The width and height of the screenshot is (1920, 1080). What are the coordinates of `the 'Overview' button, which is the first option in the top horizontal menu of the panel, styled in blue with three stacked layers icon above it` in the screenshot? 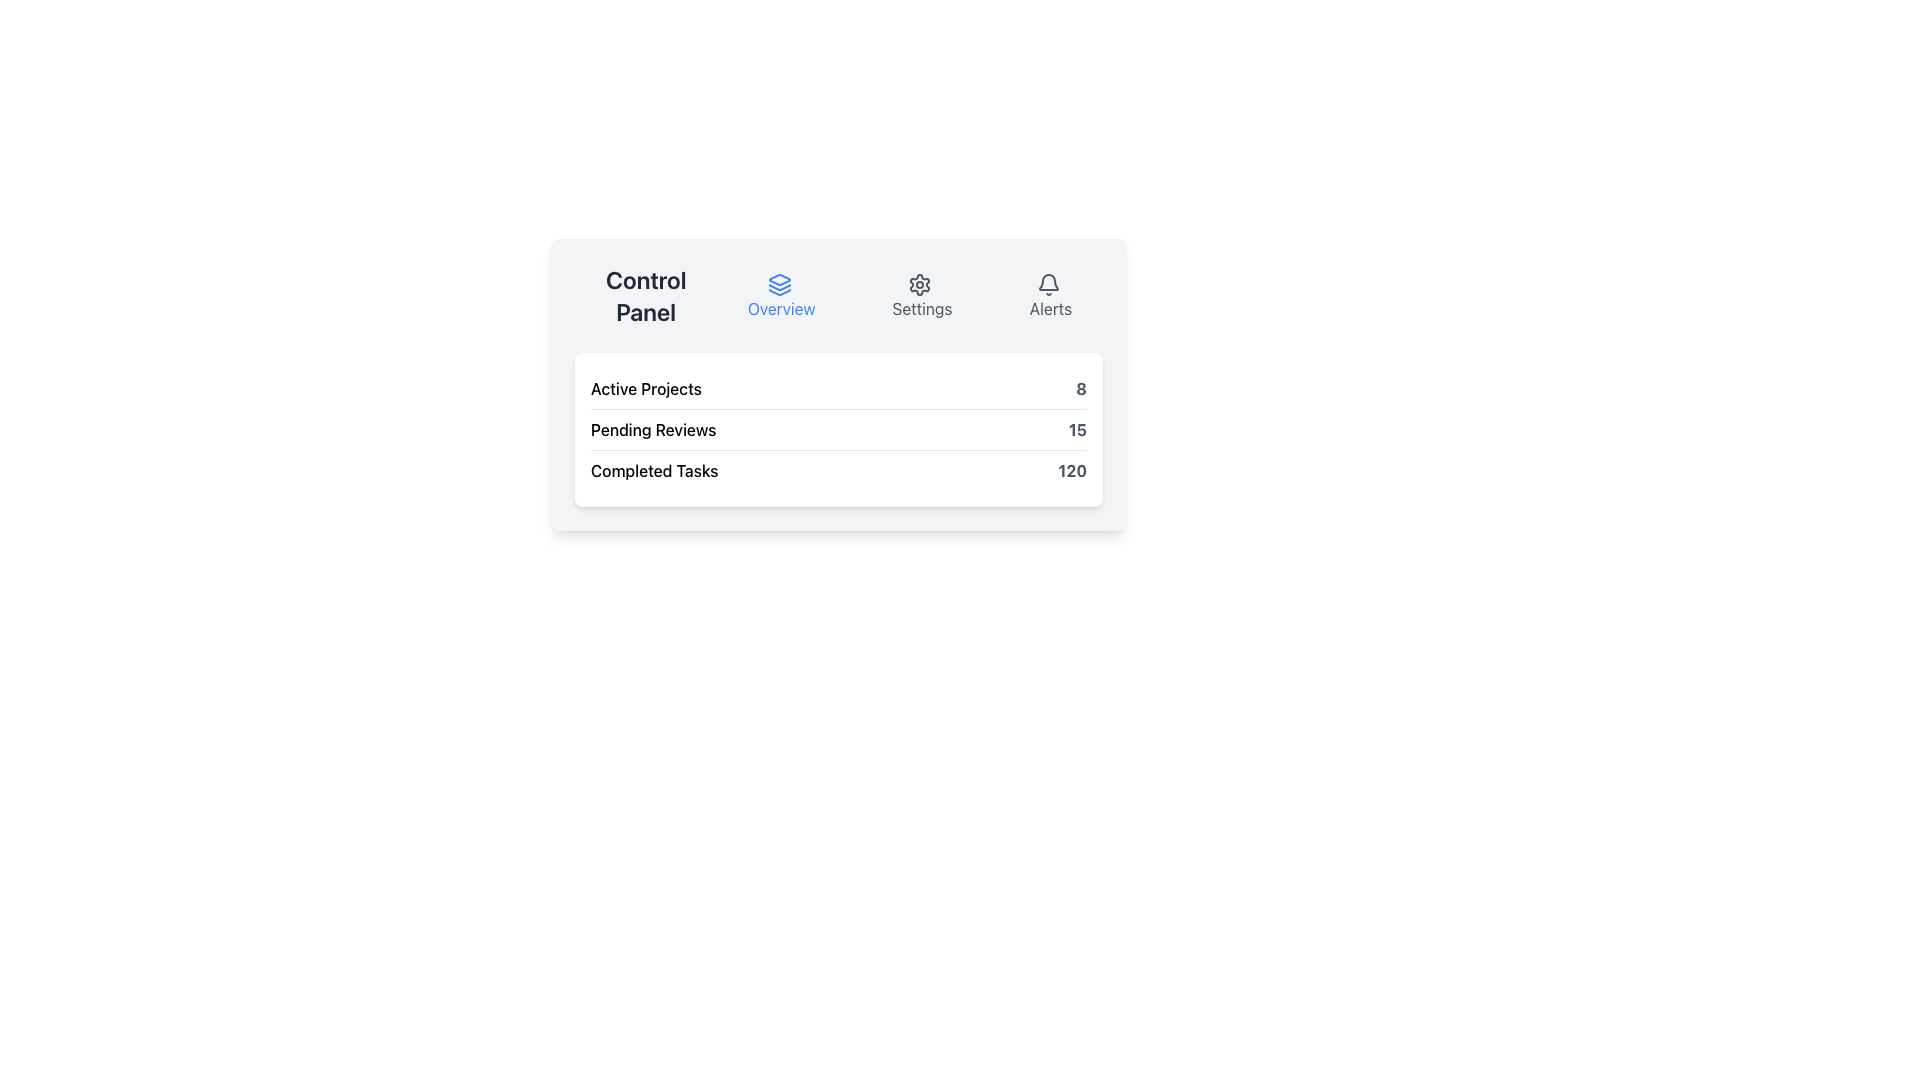 It's located at (780, 295).